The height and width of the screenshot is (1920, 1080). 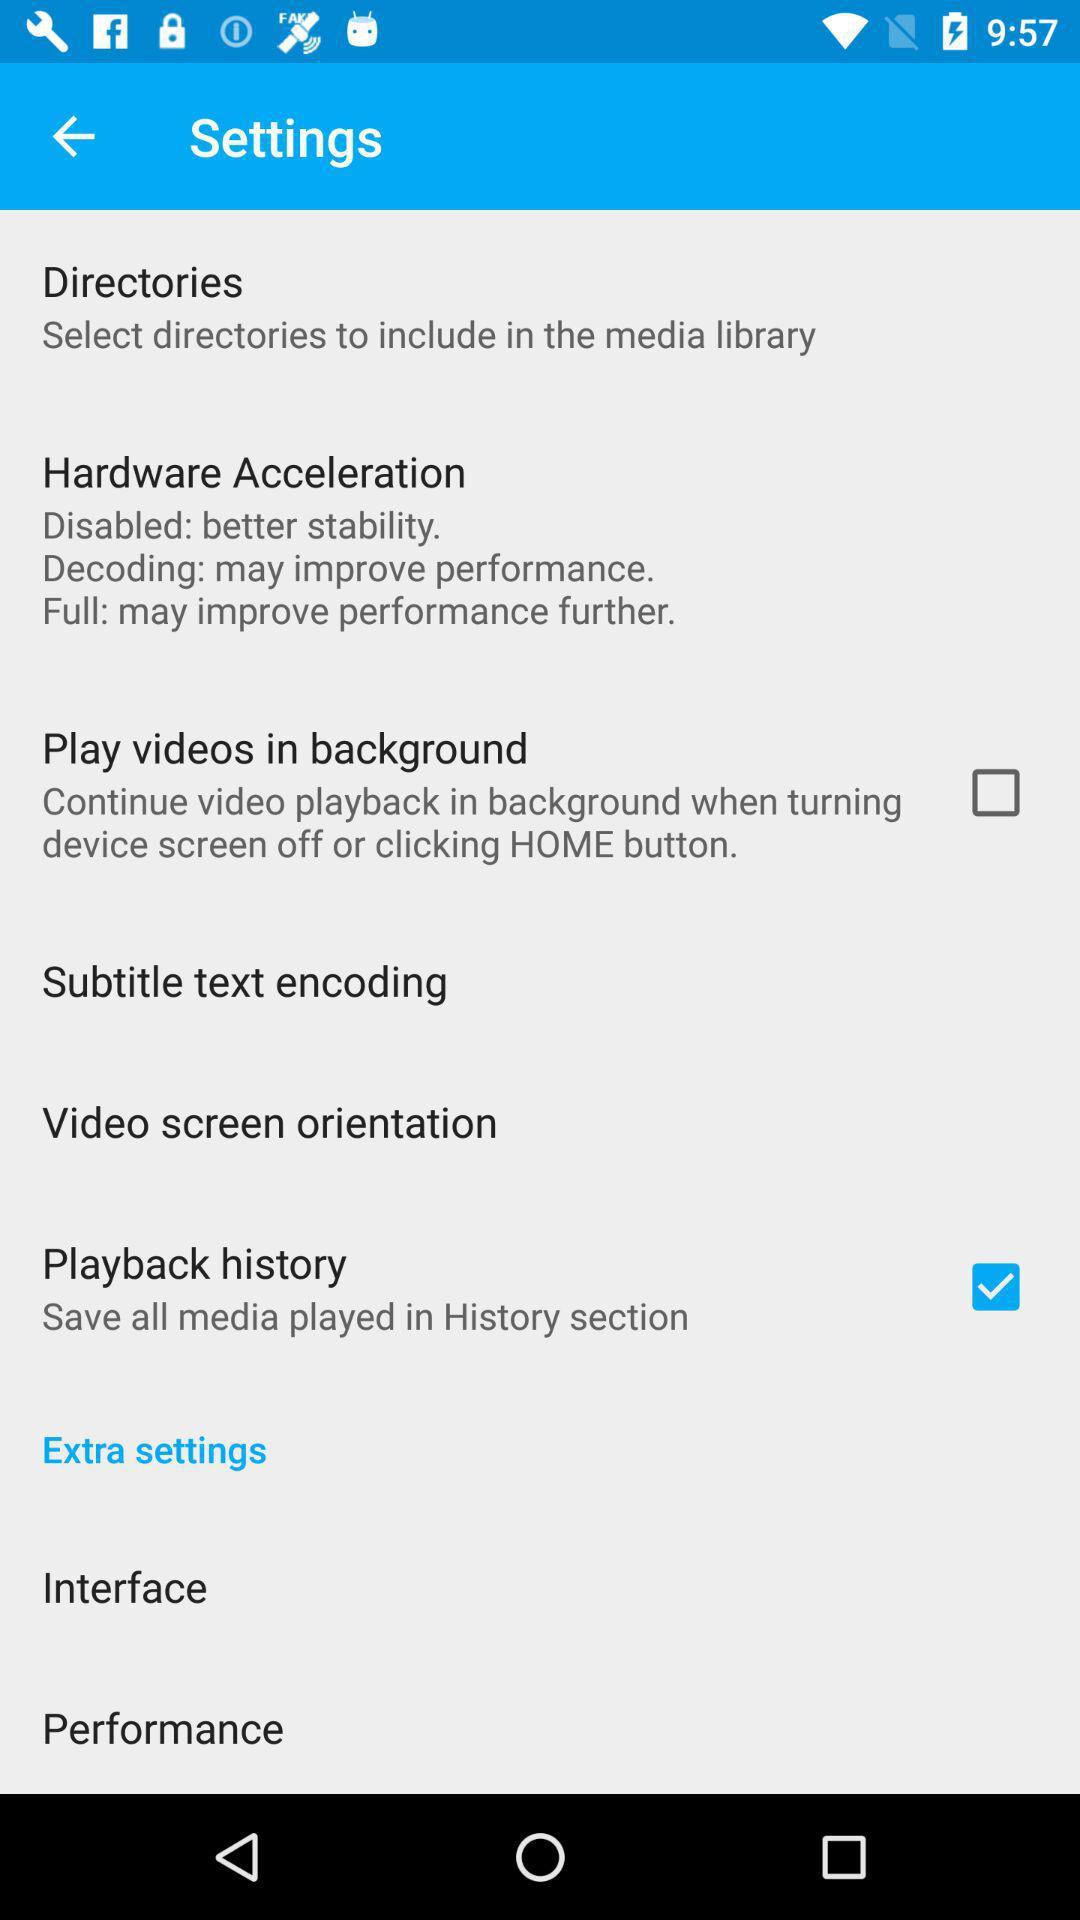 I want to click on the icon above the directories item, so click(x=72, y=135).